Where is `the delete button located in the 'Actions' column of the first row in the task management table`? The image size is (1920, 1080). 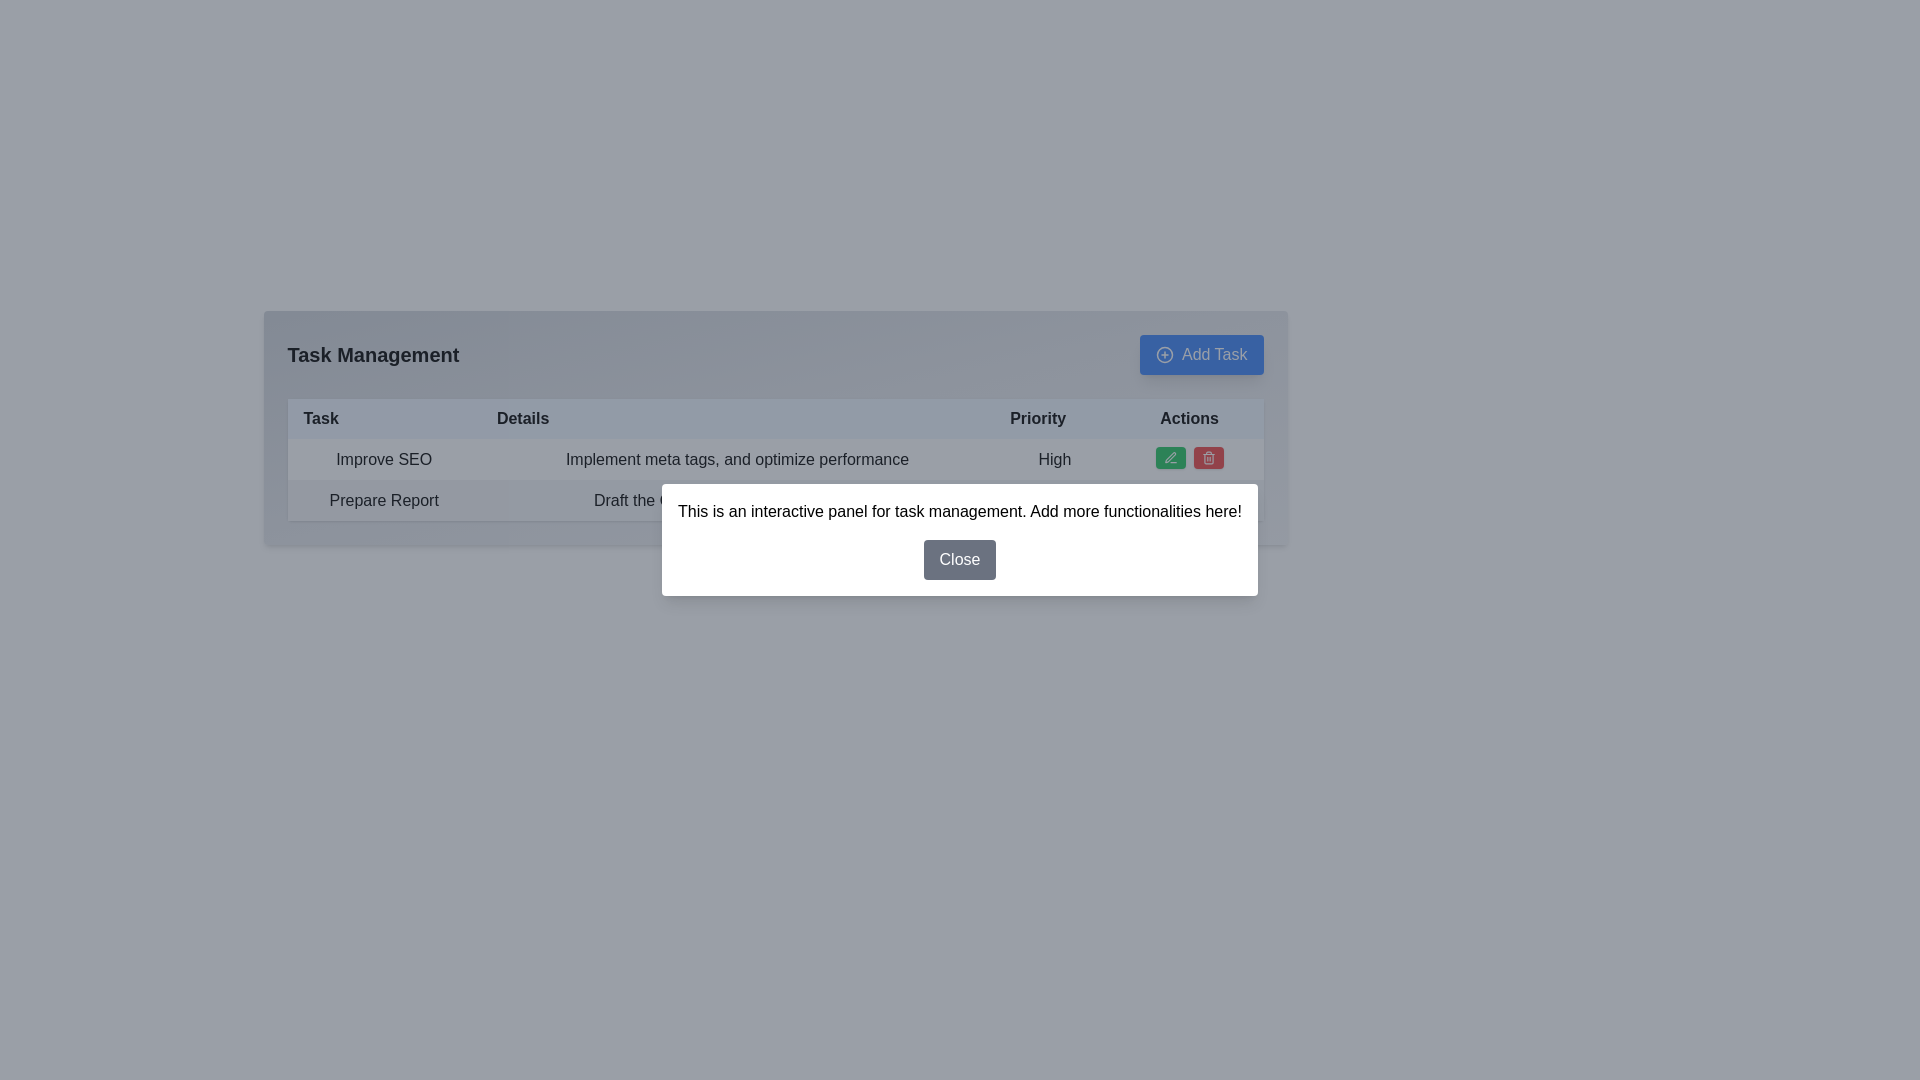 the delete button located in the 'Actions' column of the first row in the task management table is located at coordinates (1207, 458).